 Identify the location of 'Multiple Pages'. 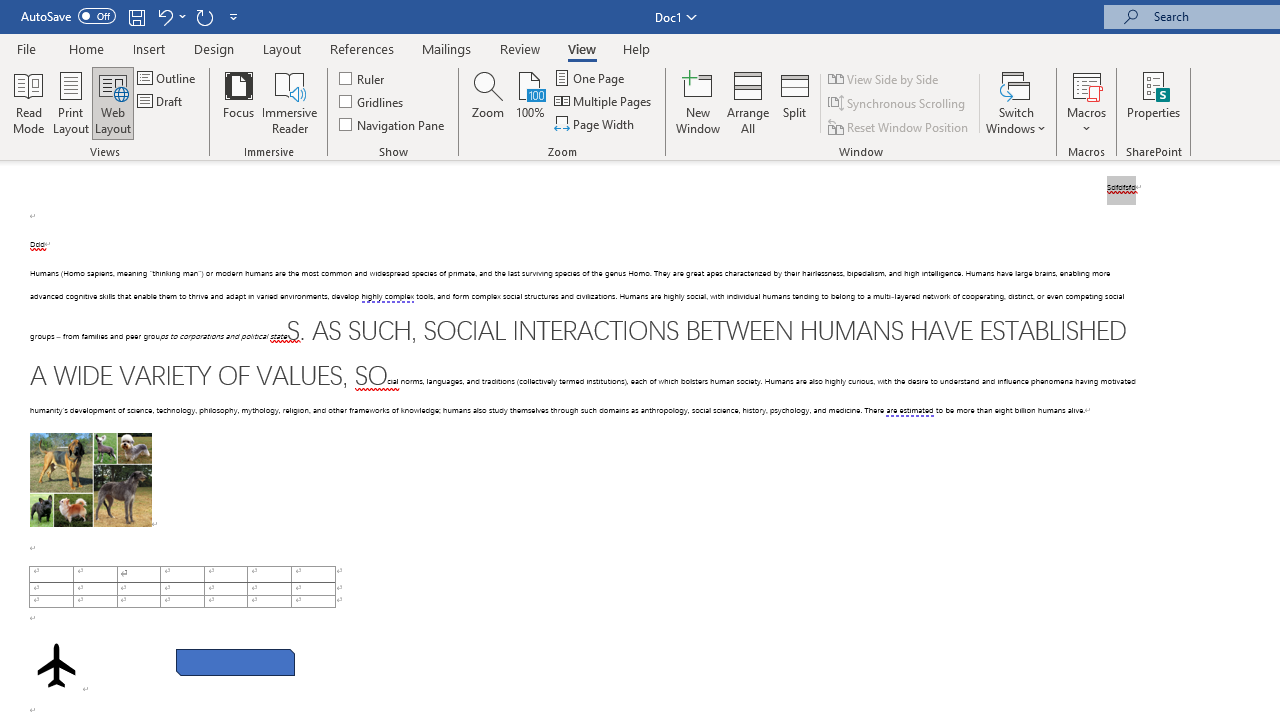
(603, 101).